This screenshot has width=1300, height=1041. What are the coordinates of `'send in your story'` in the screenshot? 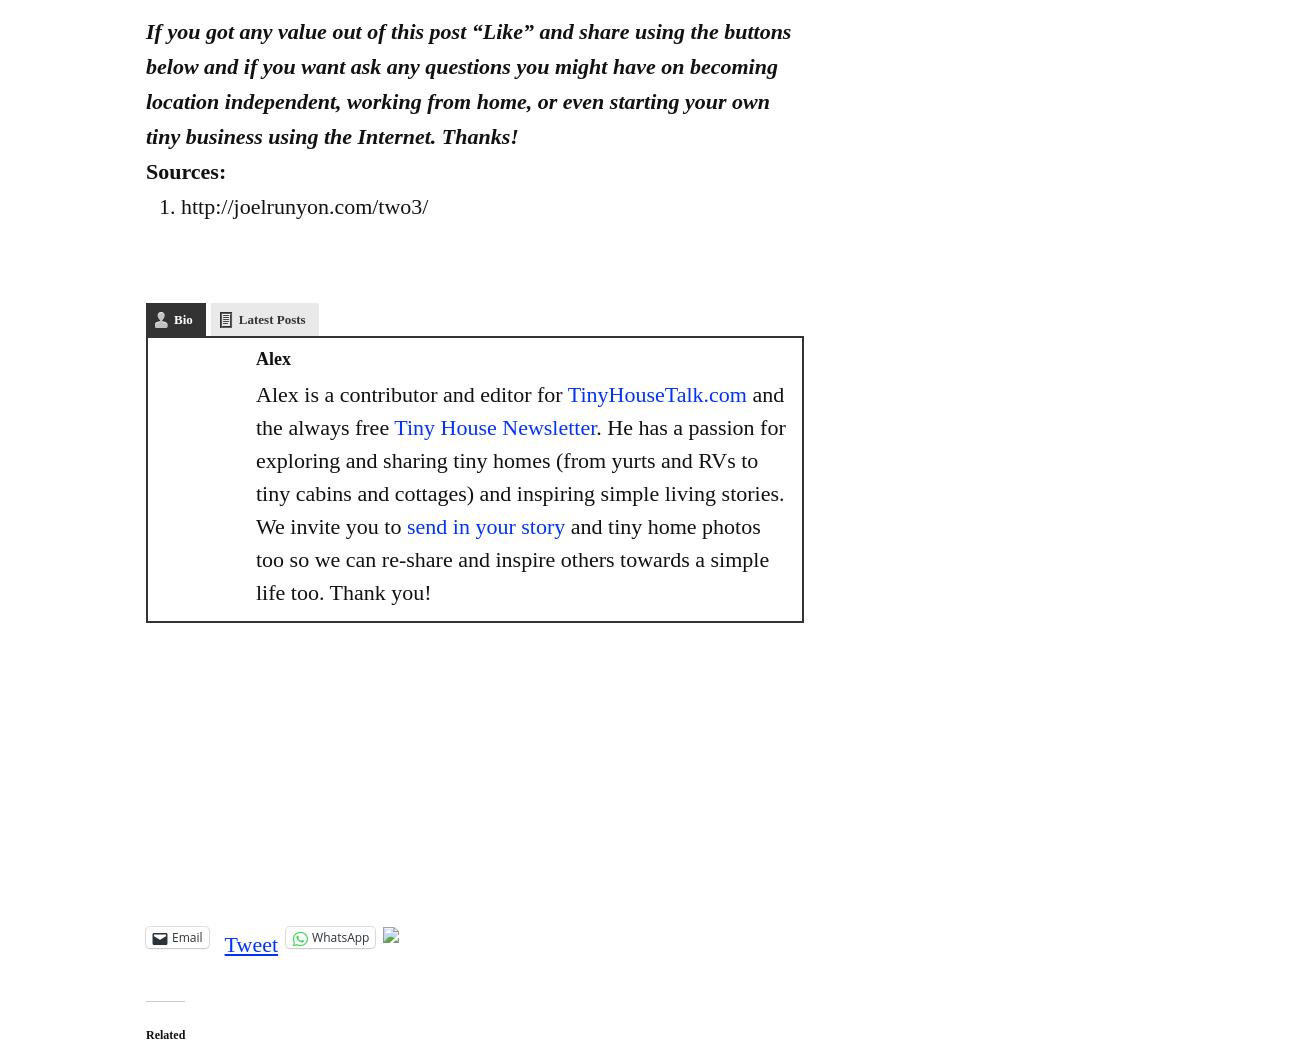 It's located at (405, 526).